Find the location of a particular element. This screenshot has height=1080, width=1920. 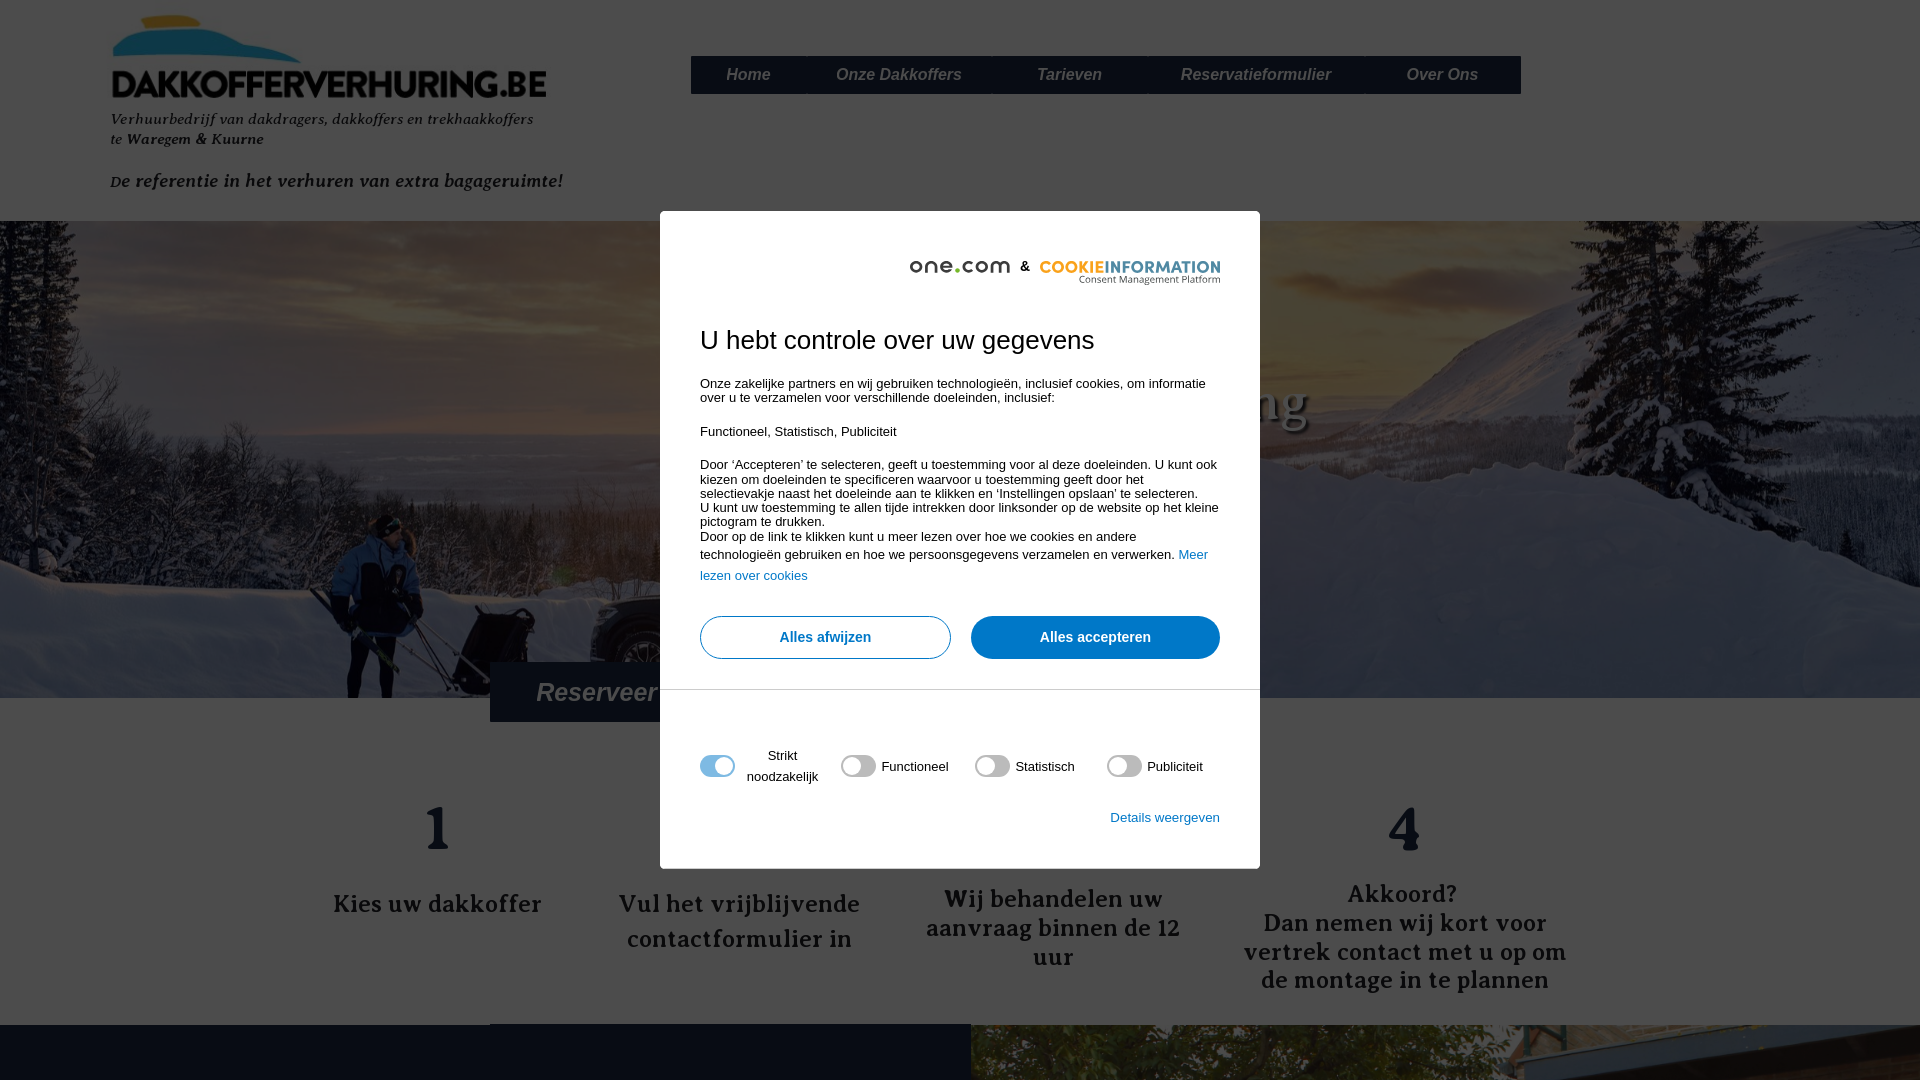

'Over Ons' is located at coordinates (1443, 73).